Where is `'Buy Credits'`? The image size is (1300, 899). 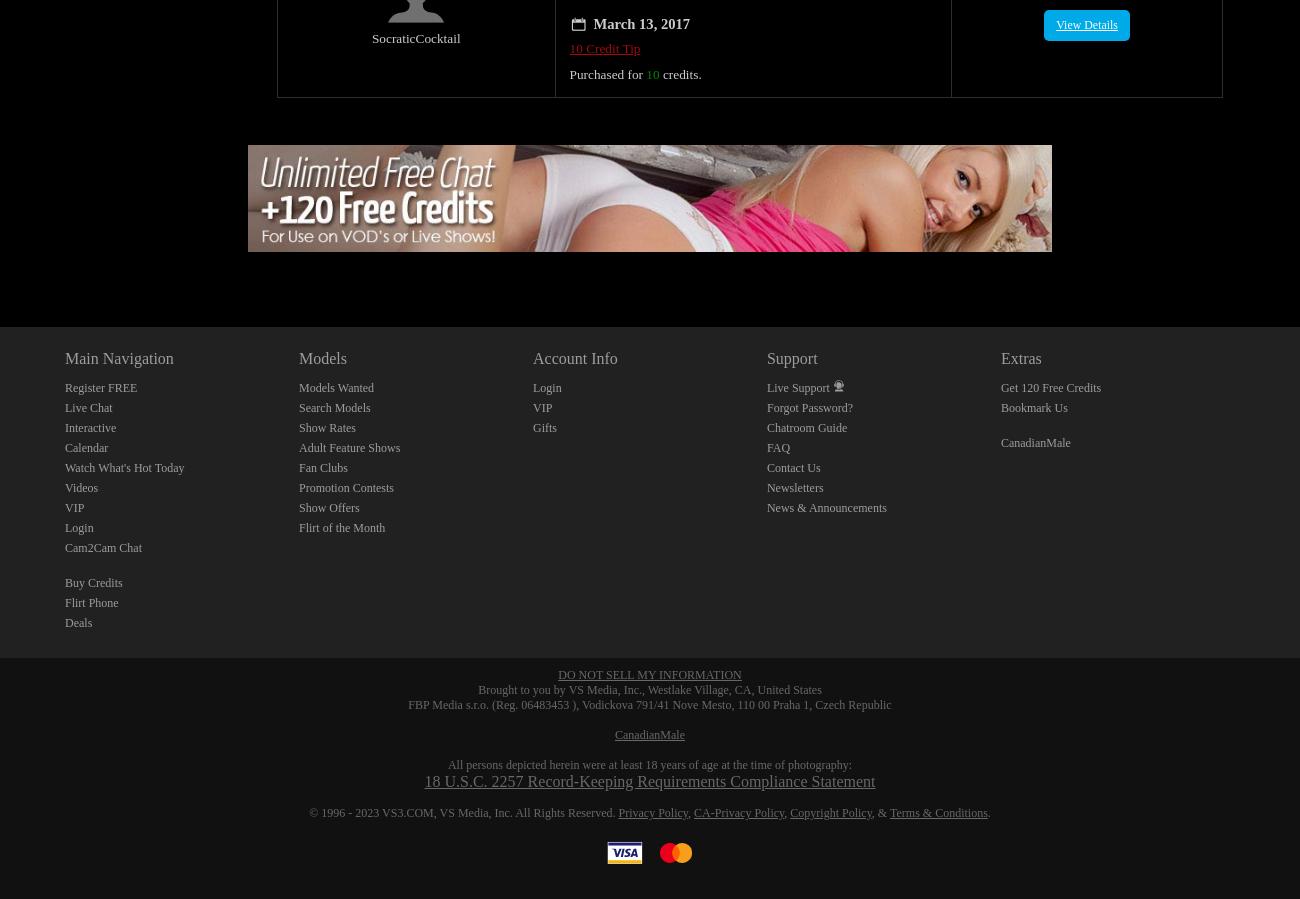
'Buy Credits' is located at coordinates (93, 560).